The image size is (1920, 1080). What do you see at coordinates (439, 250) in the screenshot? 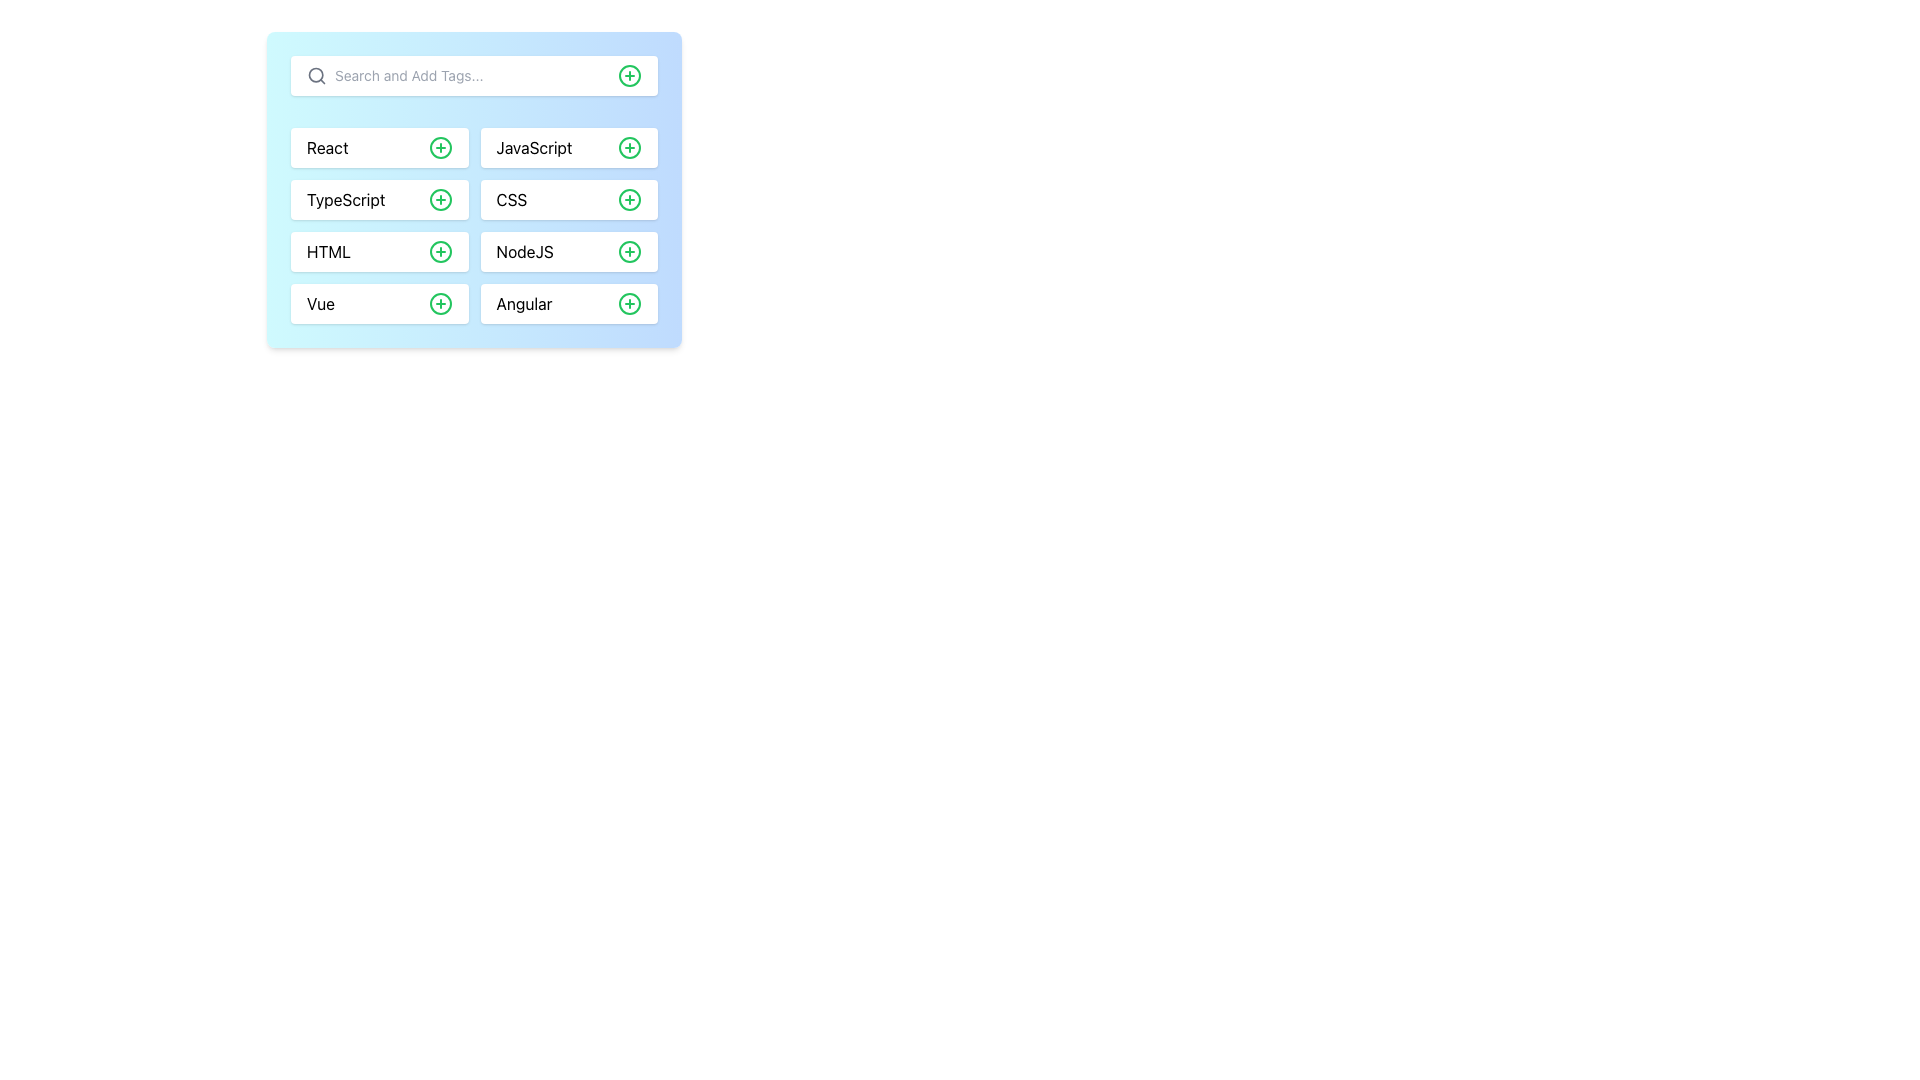
I see `the central circle icon of the '+ Add' feature next to the 'HTML' tag in the grid layout` at bounding box center [439, 250].